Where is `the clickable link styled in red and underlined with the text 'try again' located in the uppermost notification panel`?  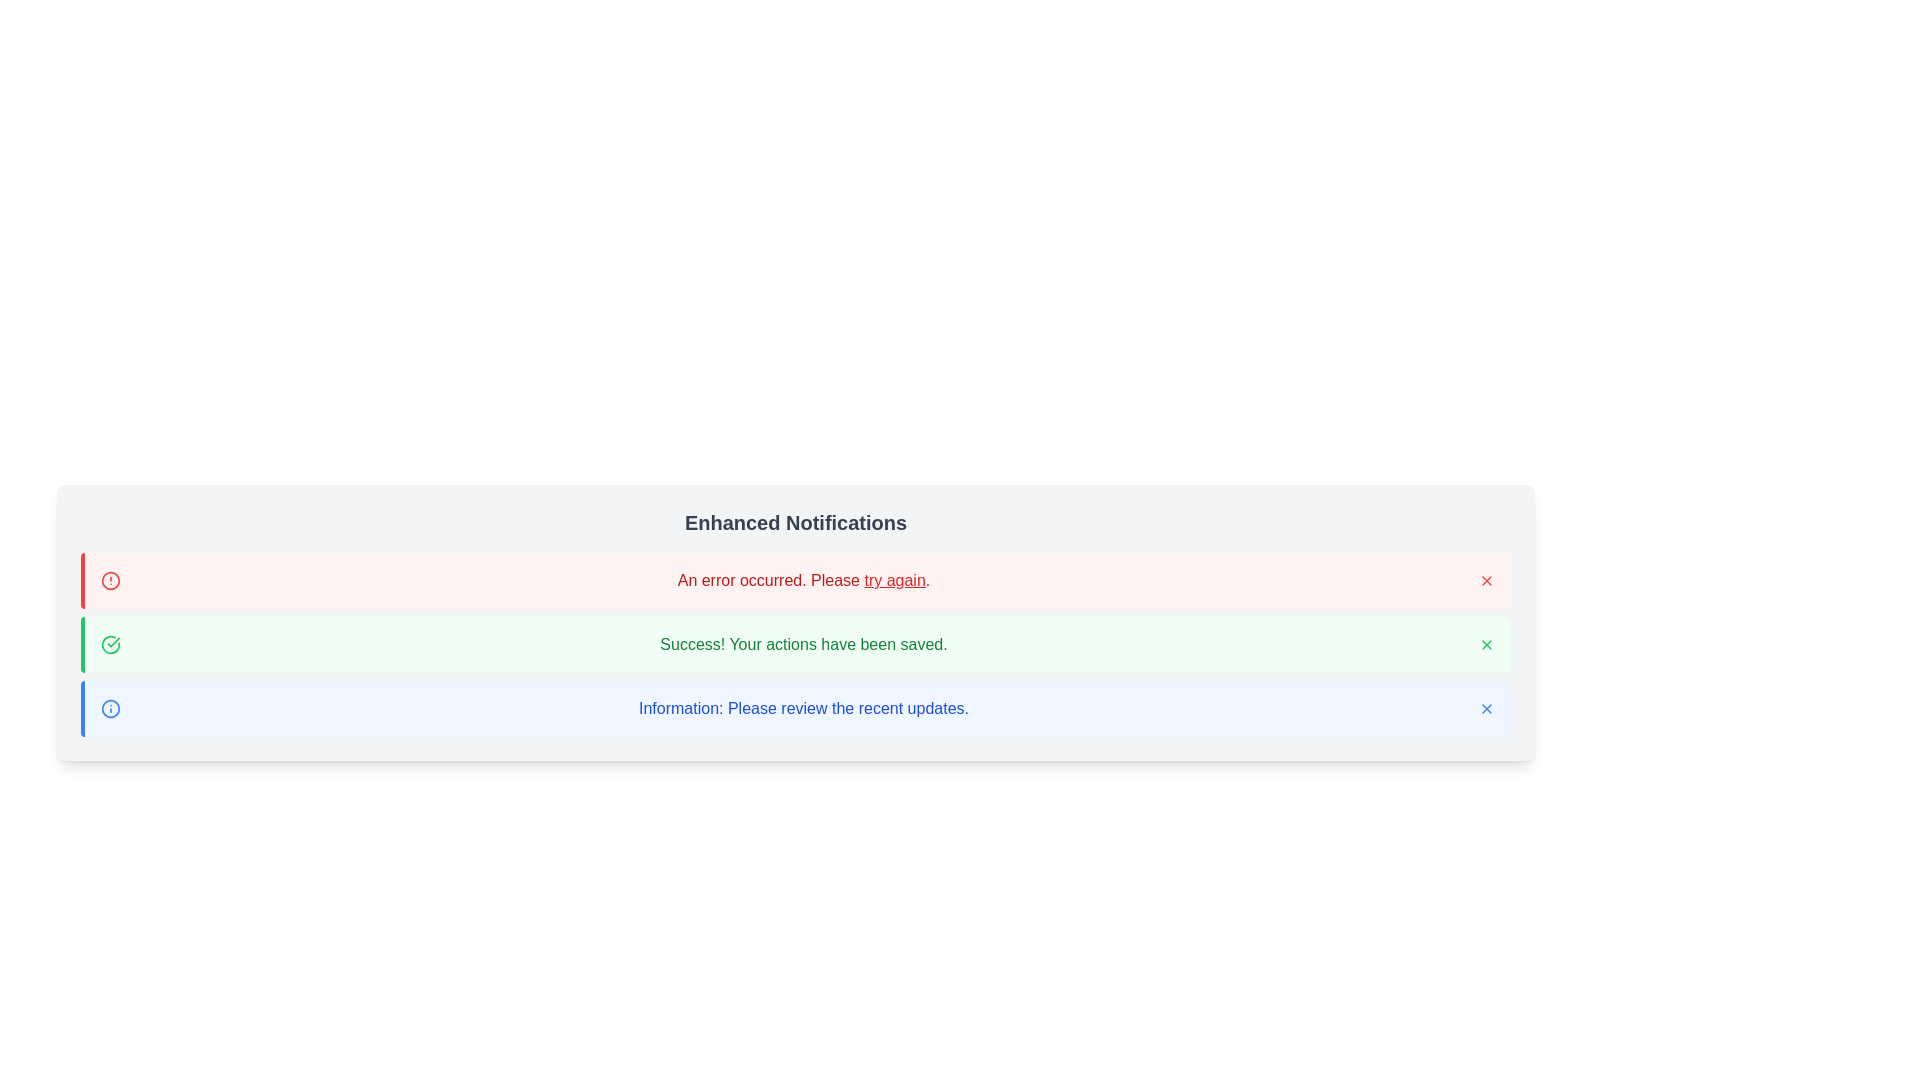
the clickable link styled in red and underlined with the text 'try again' located in the uppermost notification panel is located at coordinates (894, 580).